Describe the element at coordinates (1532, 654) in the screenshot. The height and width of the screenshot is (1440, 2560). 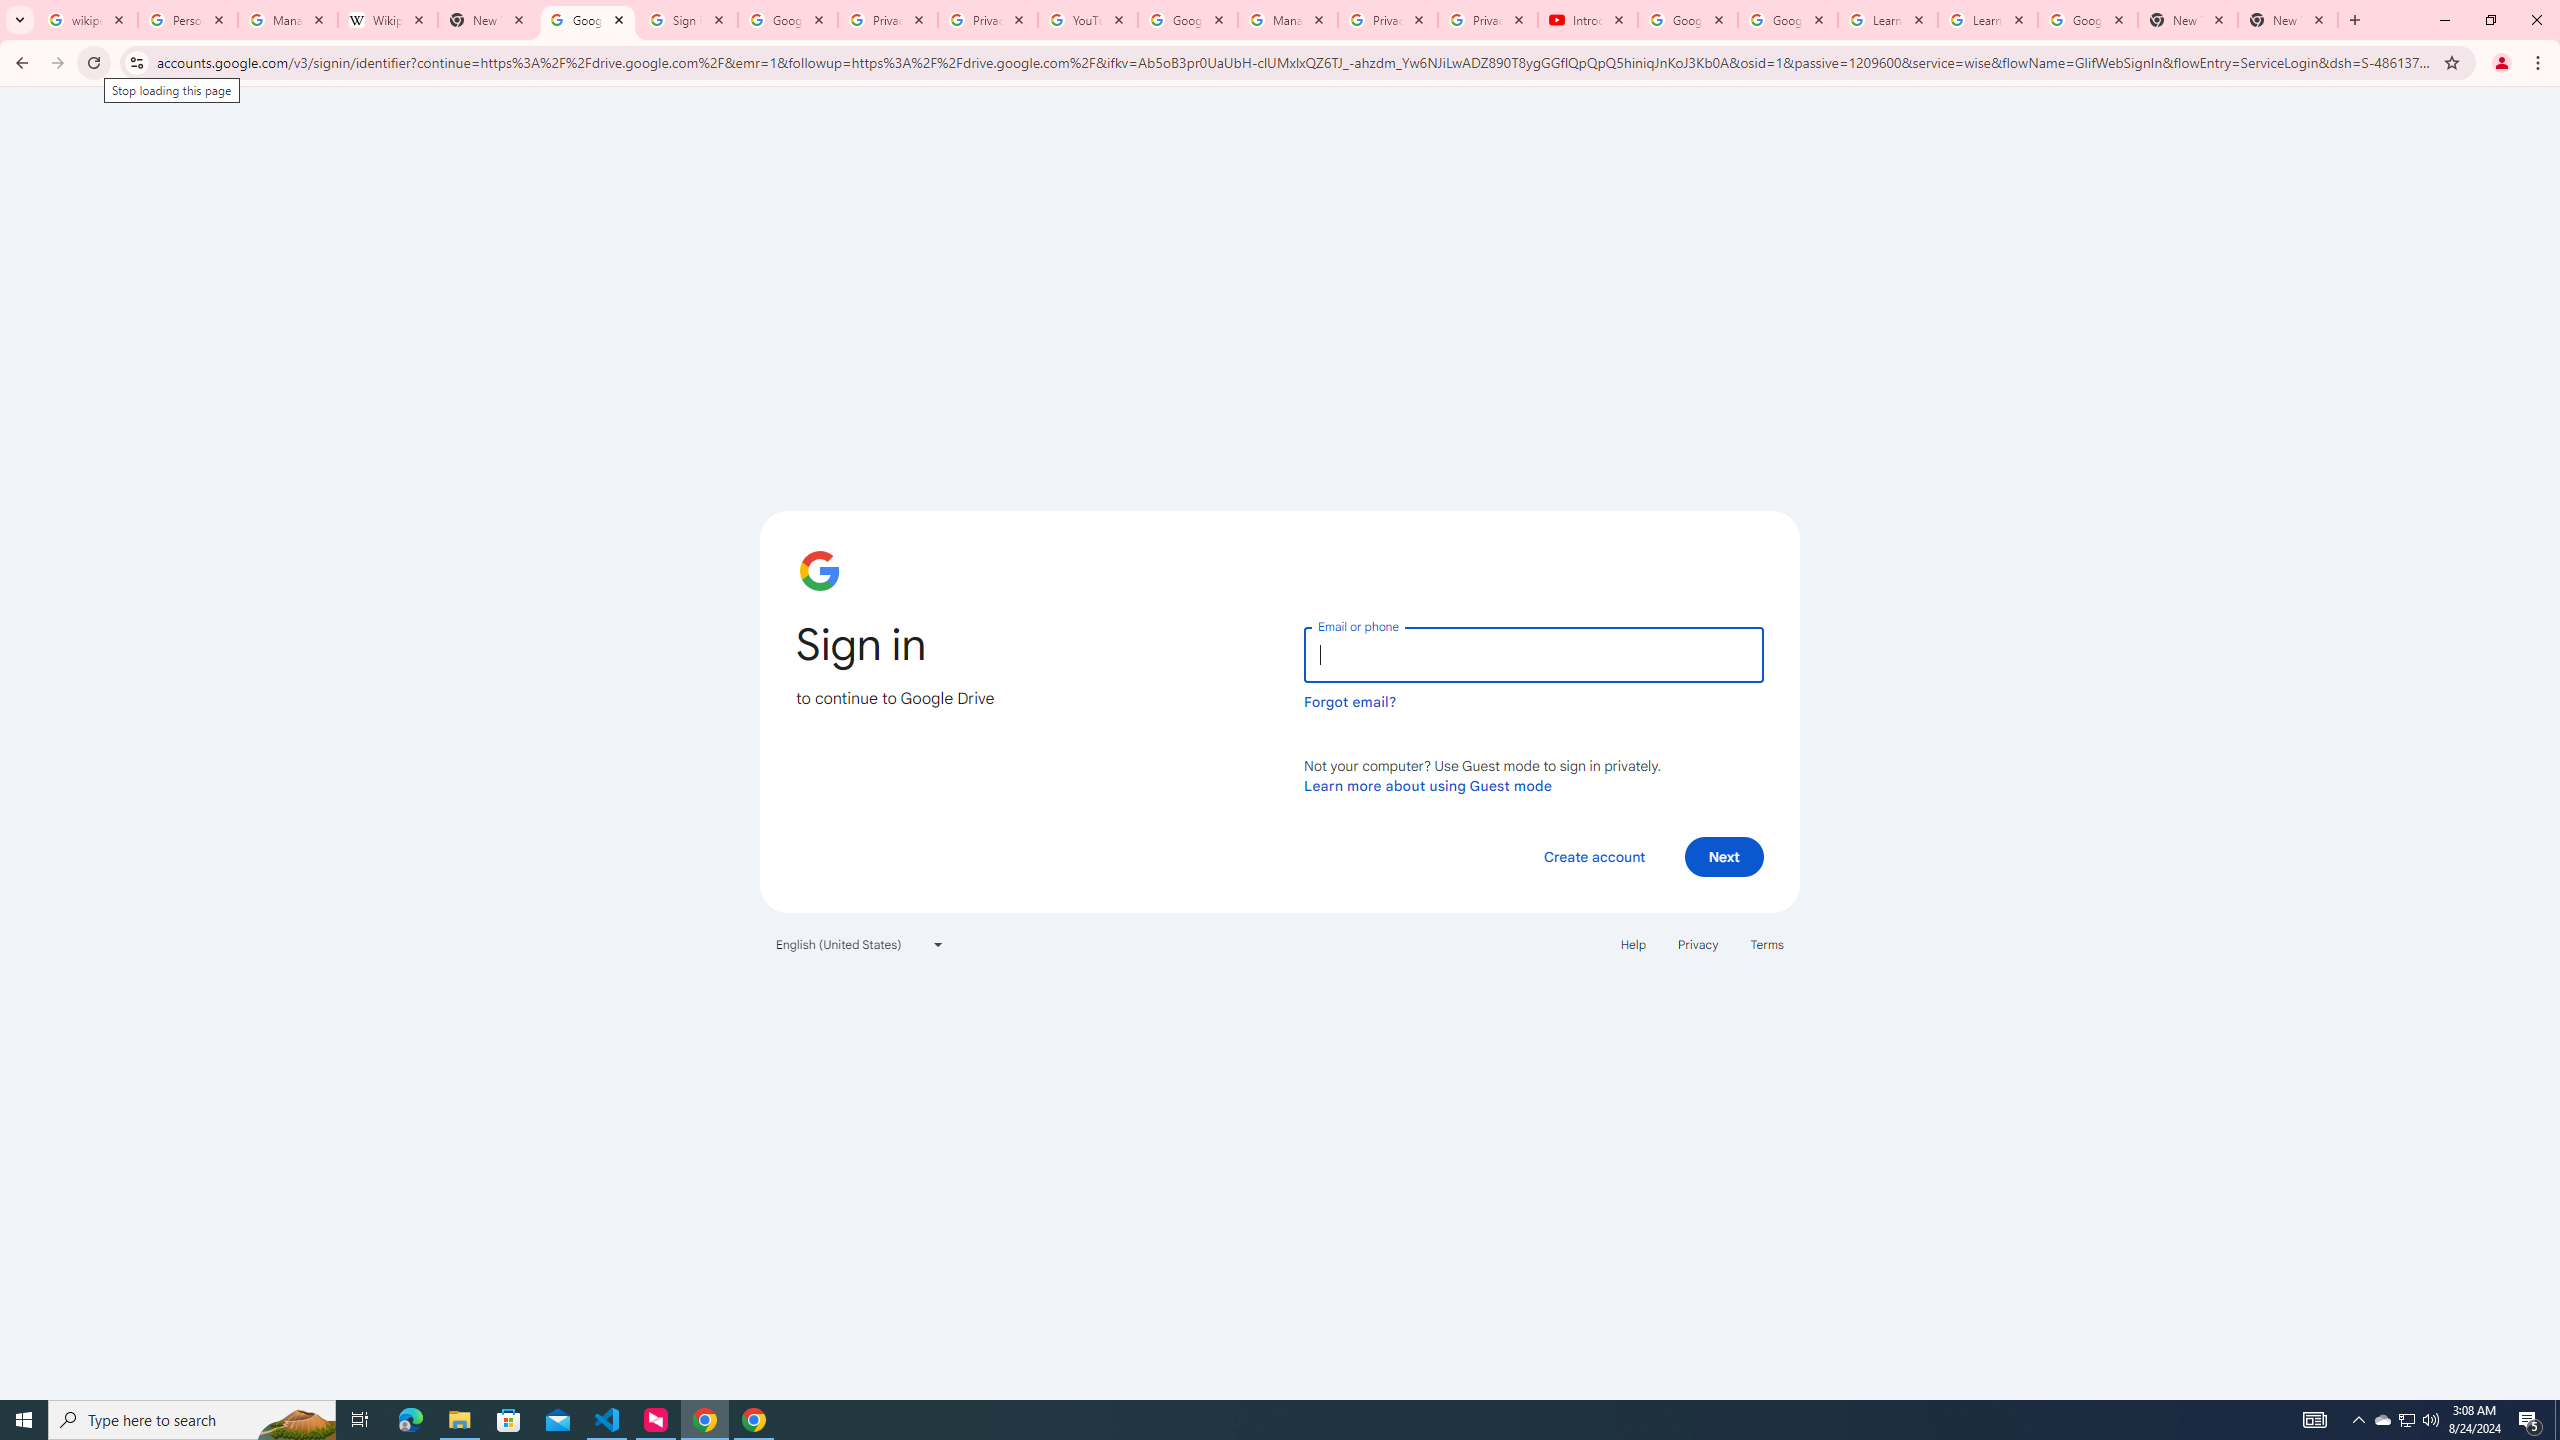
I see `'Email or phone'` at that location.